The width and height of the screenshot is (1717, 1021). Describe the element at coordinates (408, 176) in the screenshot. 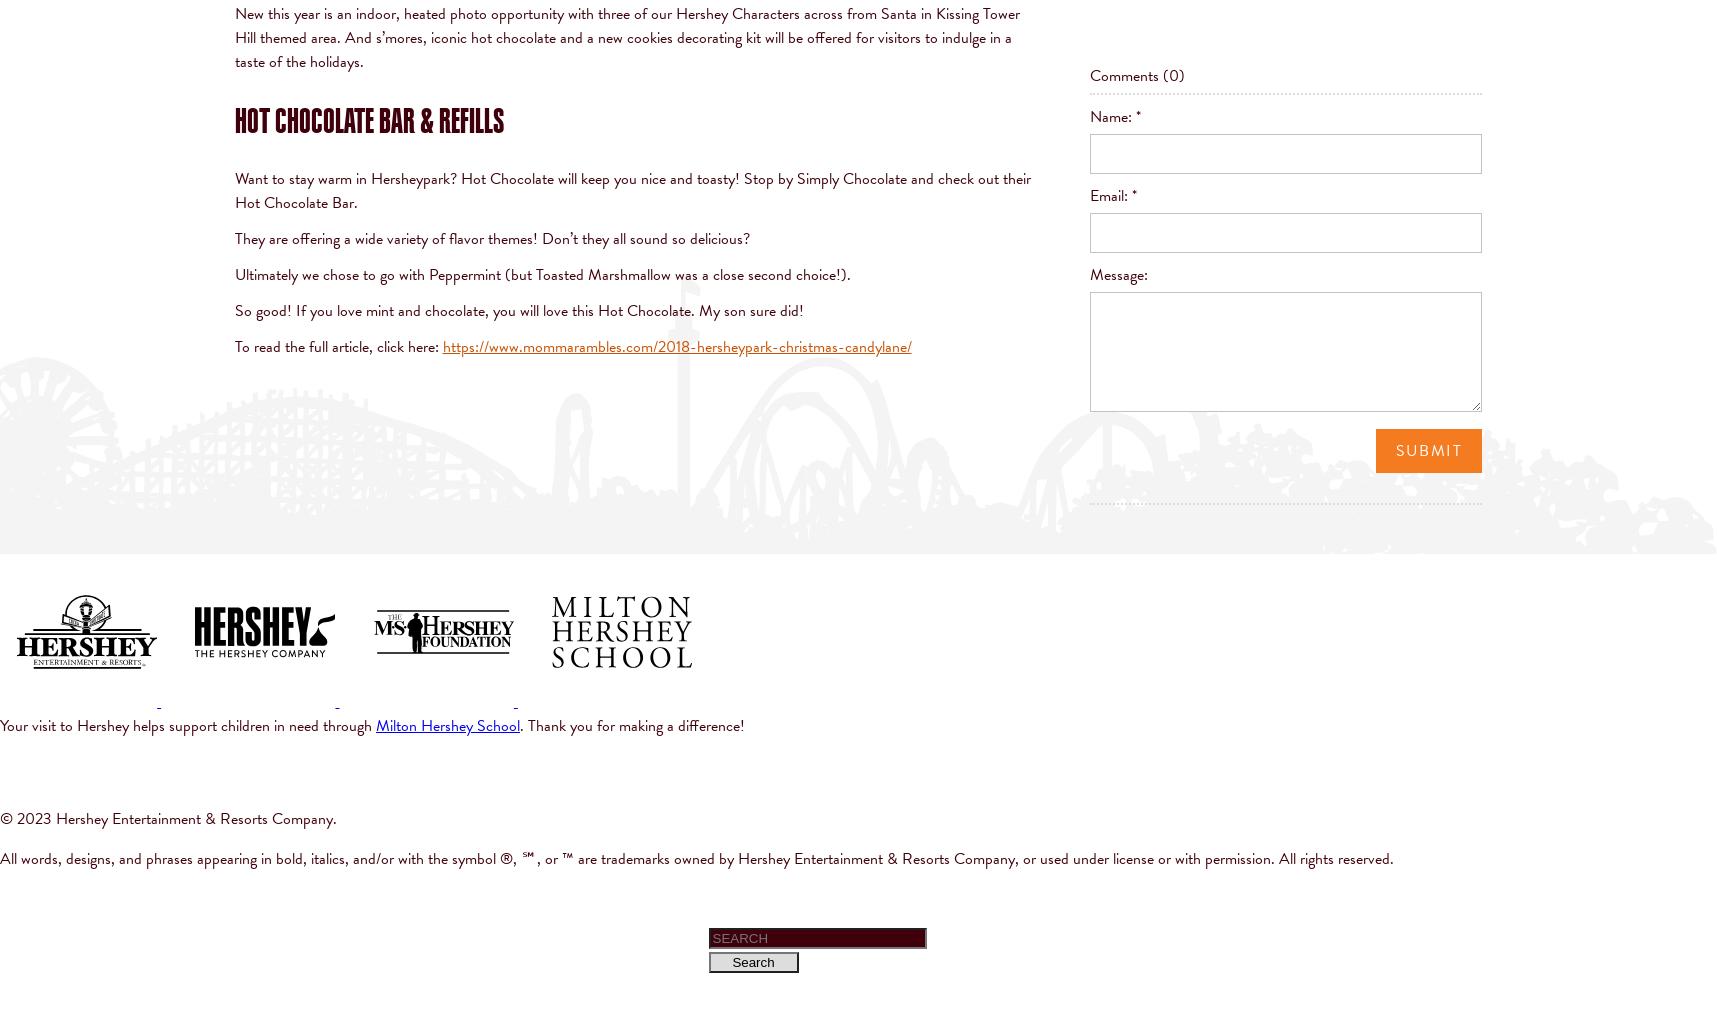

I see `'Hersheypark'` at that location.